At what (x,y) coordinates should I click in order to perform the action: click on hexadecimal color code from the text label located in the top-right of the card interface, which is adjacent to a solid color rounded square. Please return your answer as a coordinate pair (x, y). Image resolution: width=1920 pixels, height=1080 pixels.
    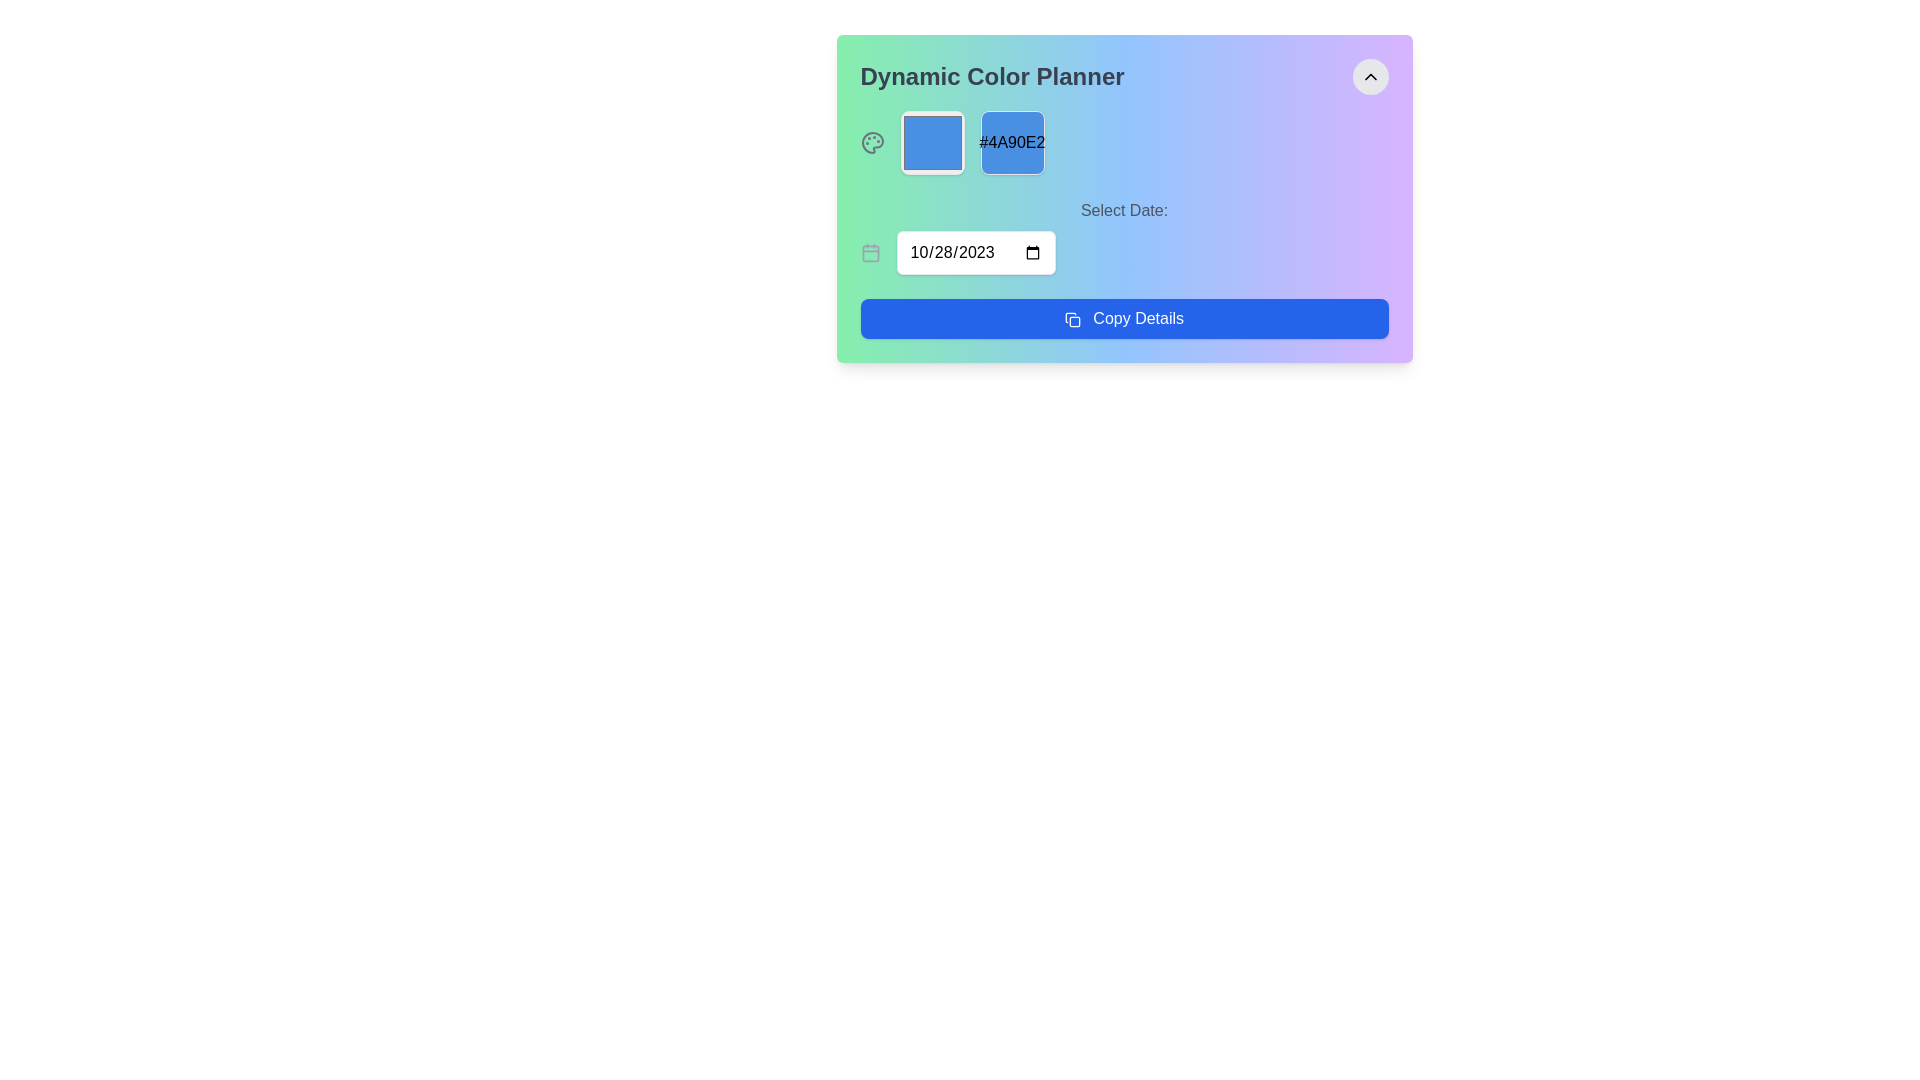
    Looking at the image, I should click on (1012, 141).